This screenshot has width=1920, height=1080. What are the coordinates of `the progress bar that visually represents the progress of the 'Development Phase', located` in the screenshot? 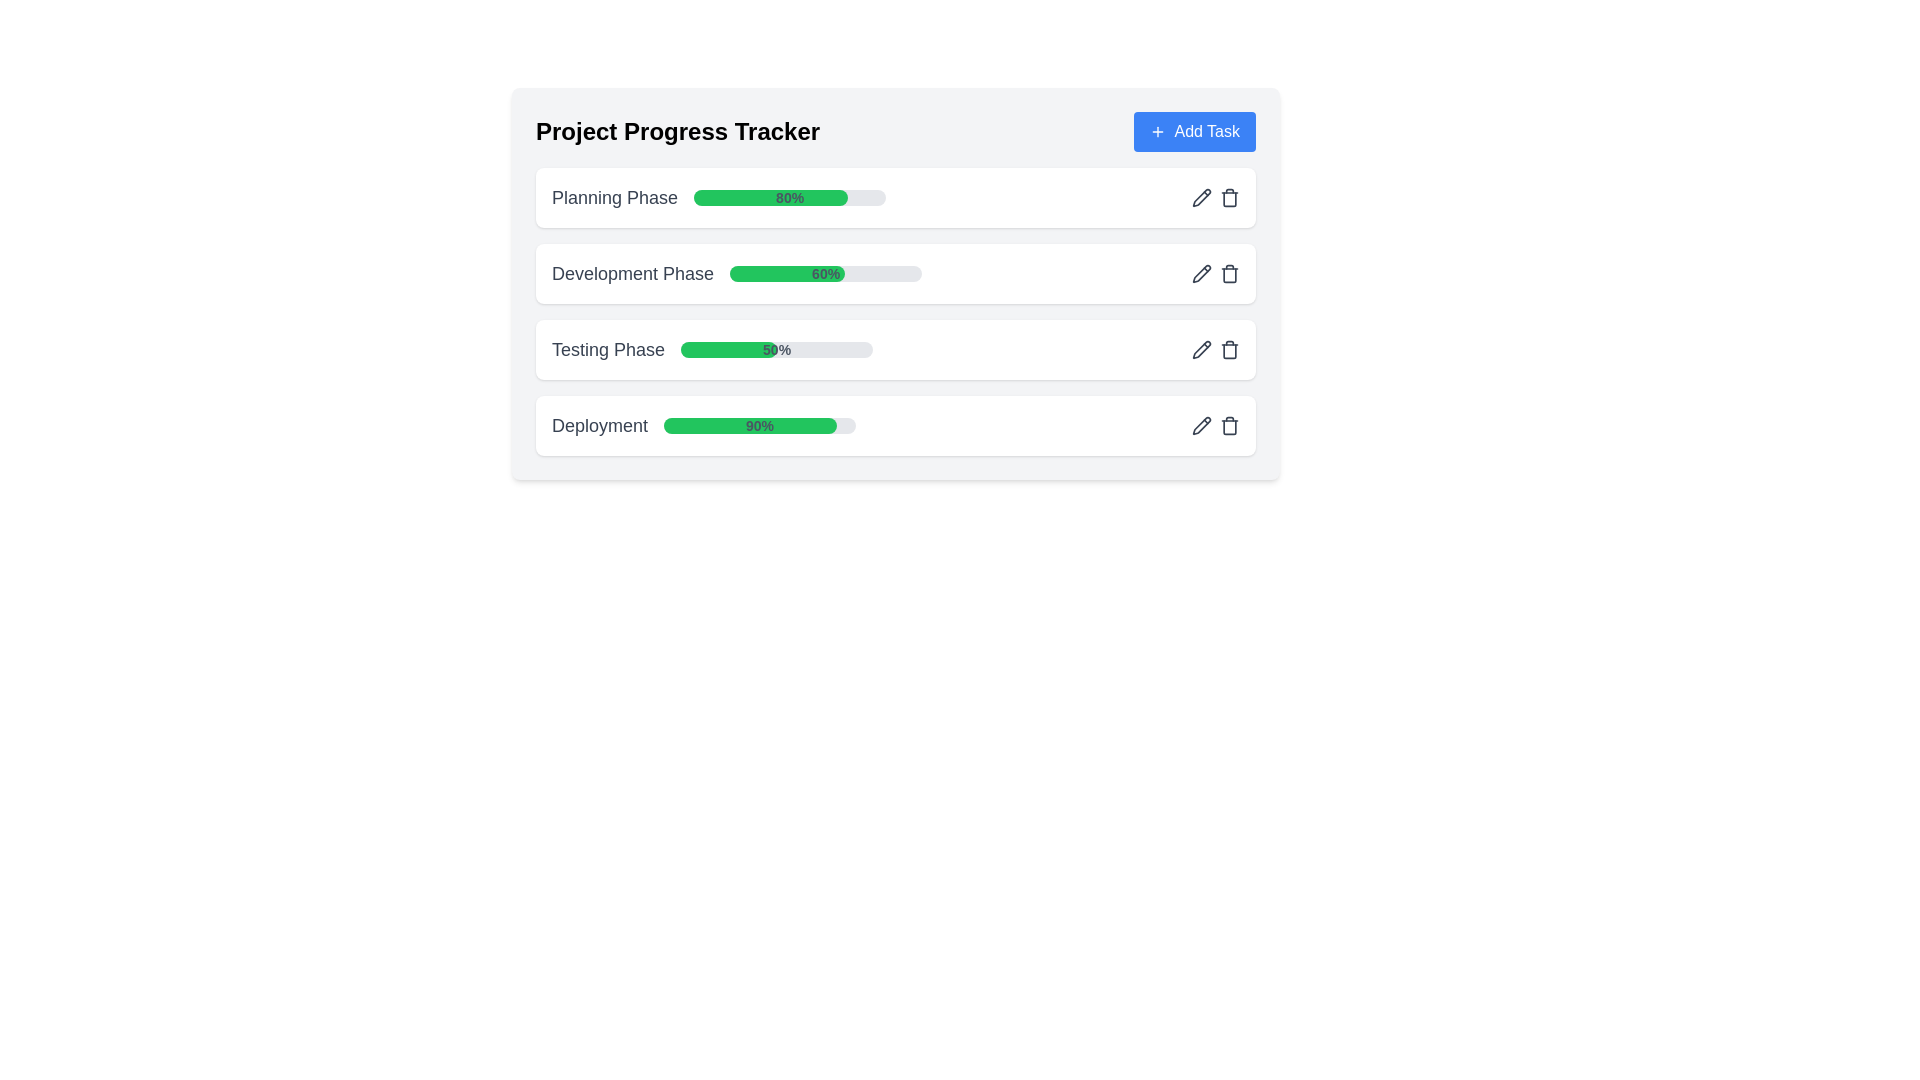 It's located at (826, 273).